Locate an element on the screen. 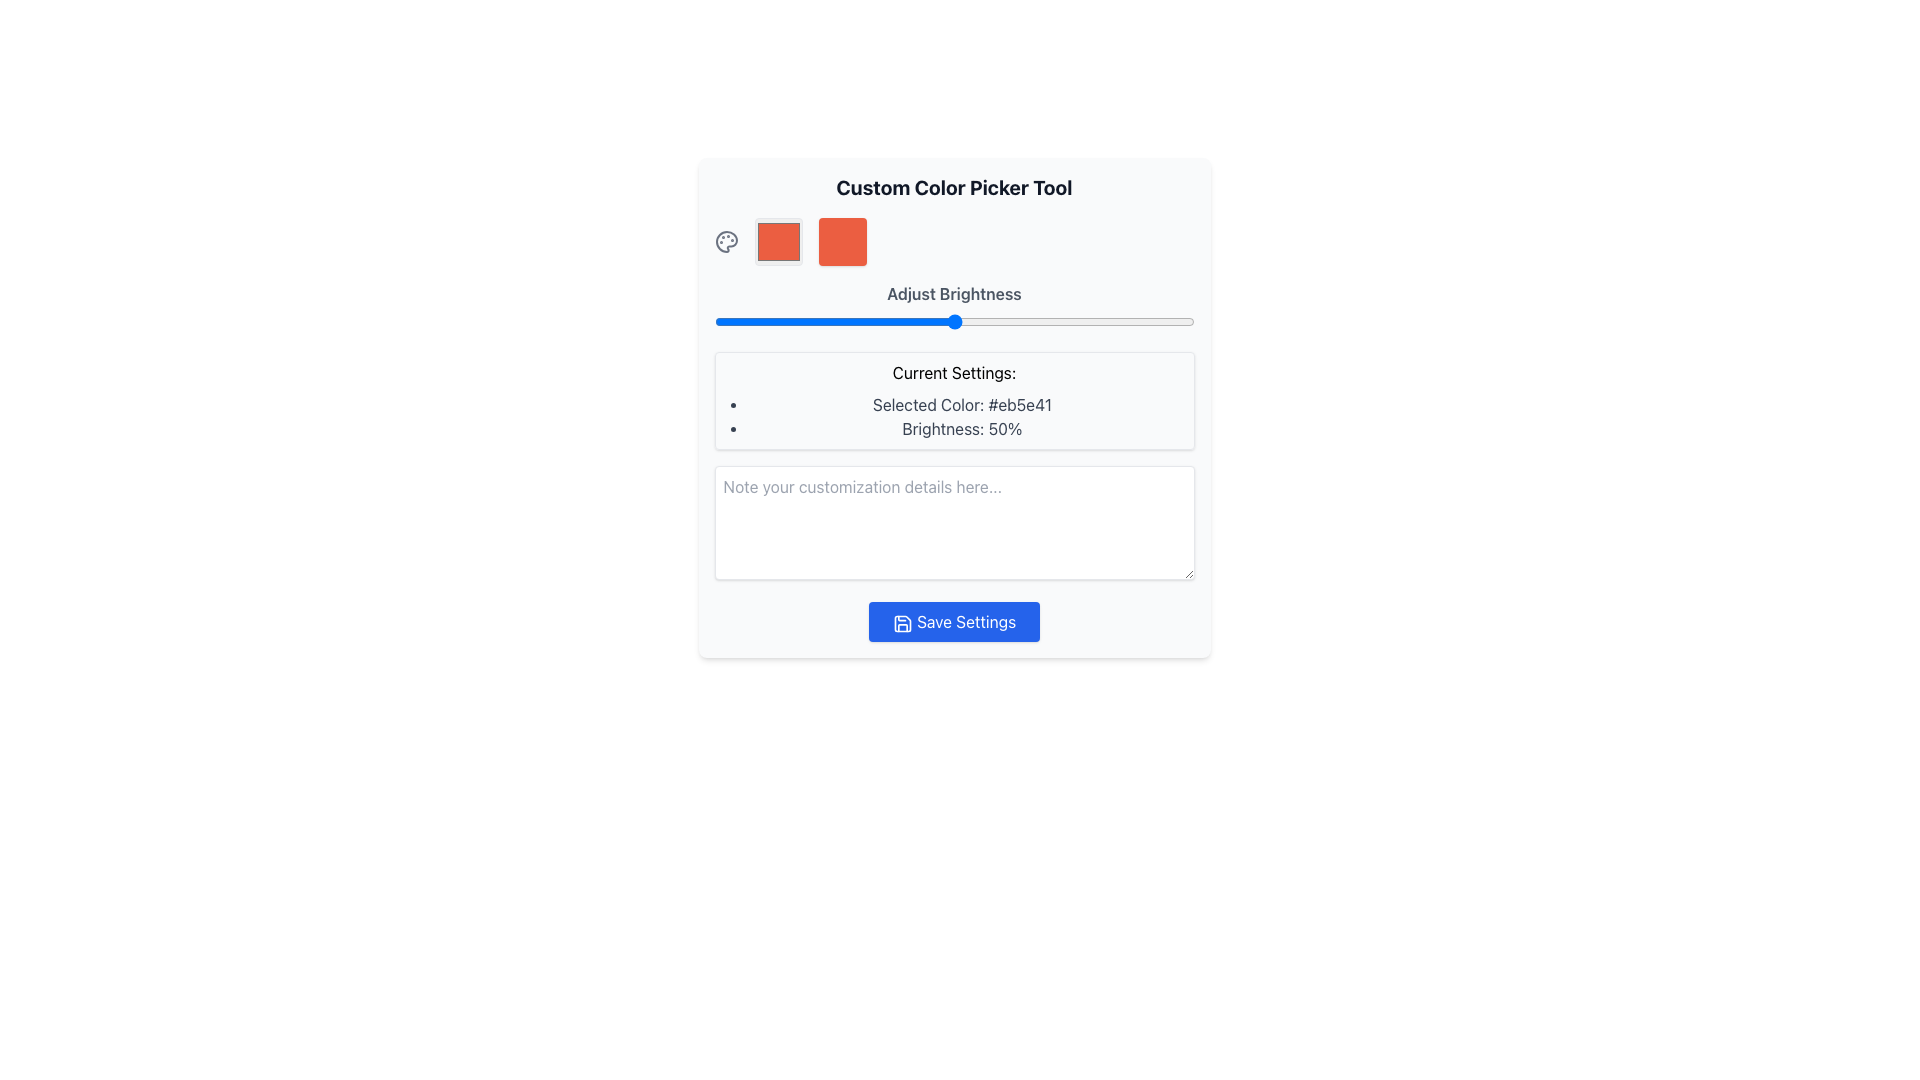 Image resolution: width=1920 pixels, height=1080 pixels. brightness is located at coordinates (1141, 320).